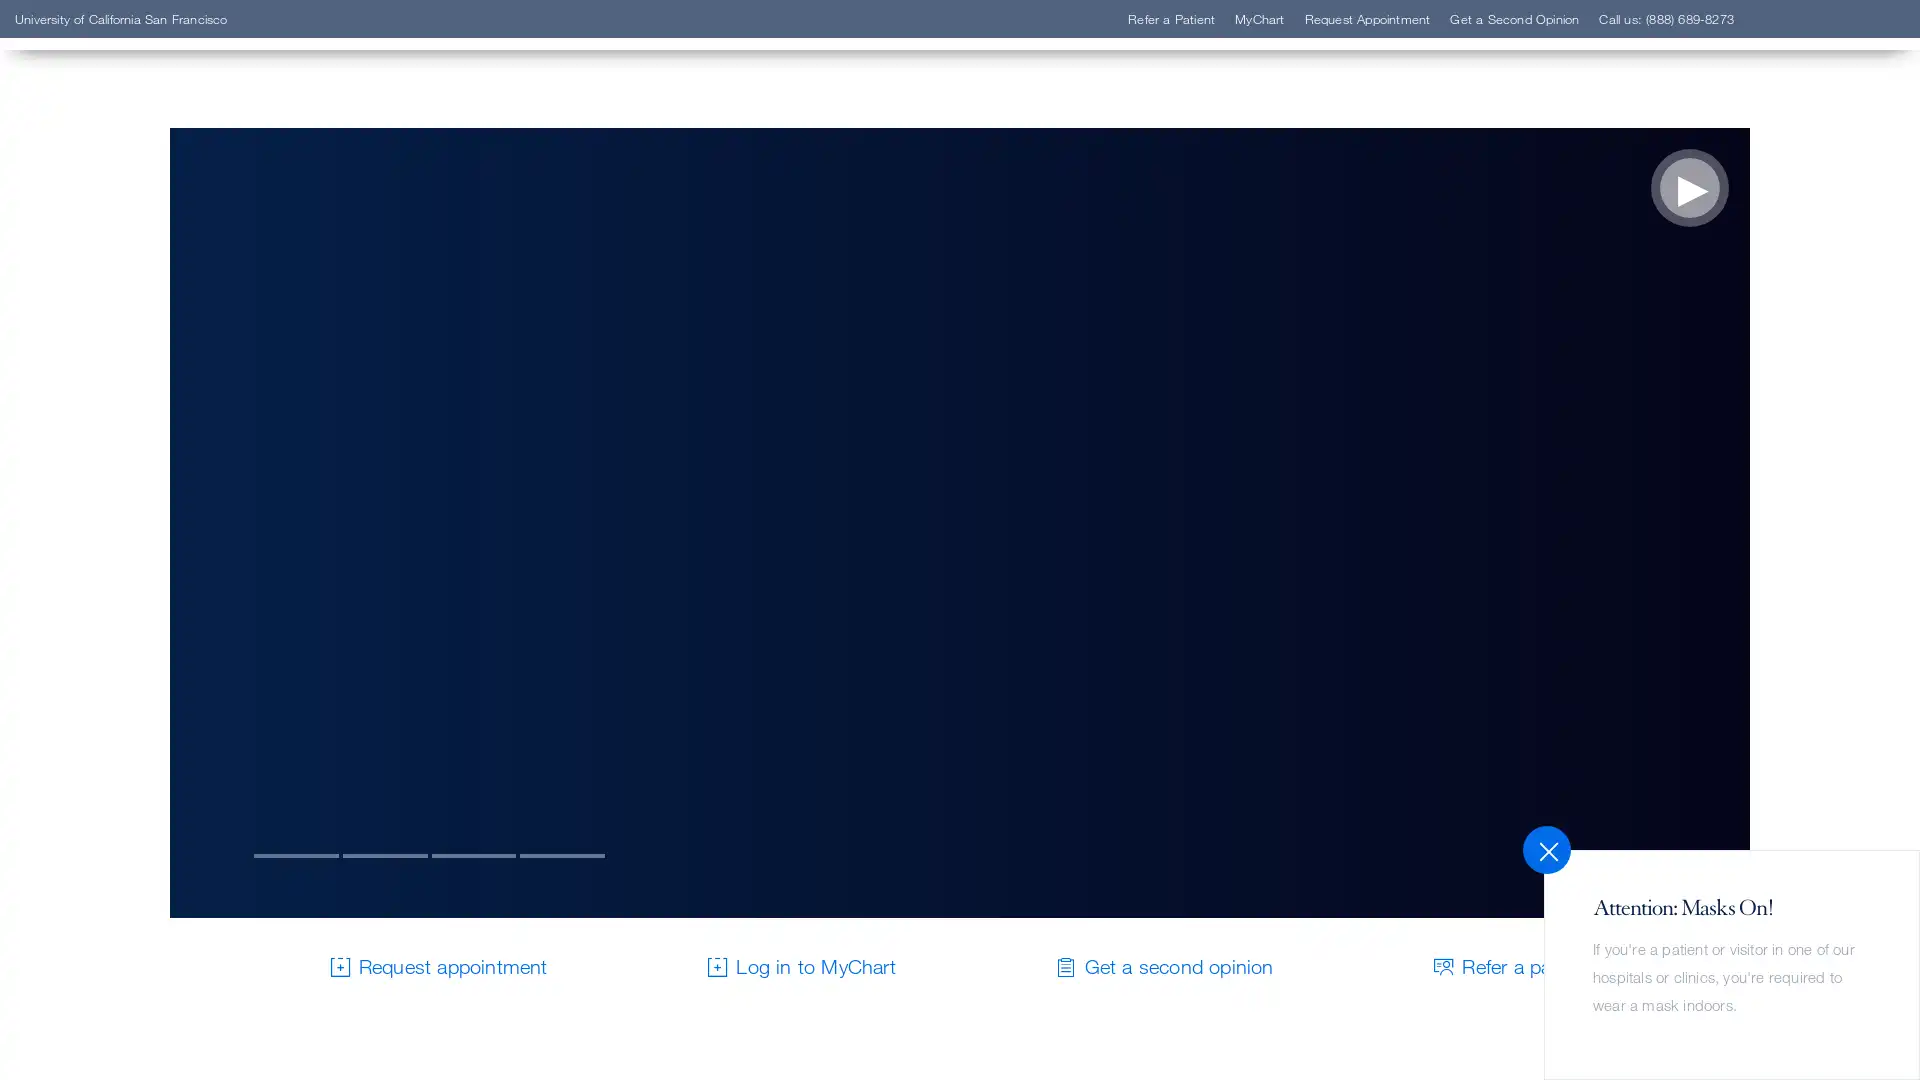  I want to click on Conditions, so click(126, 385).